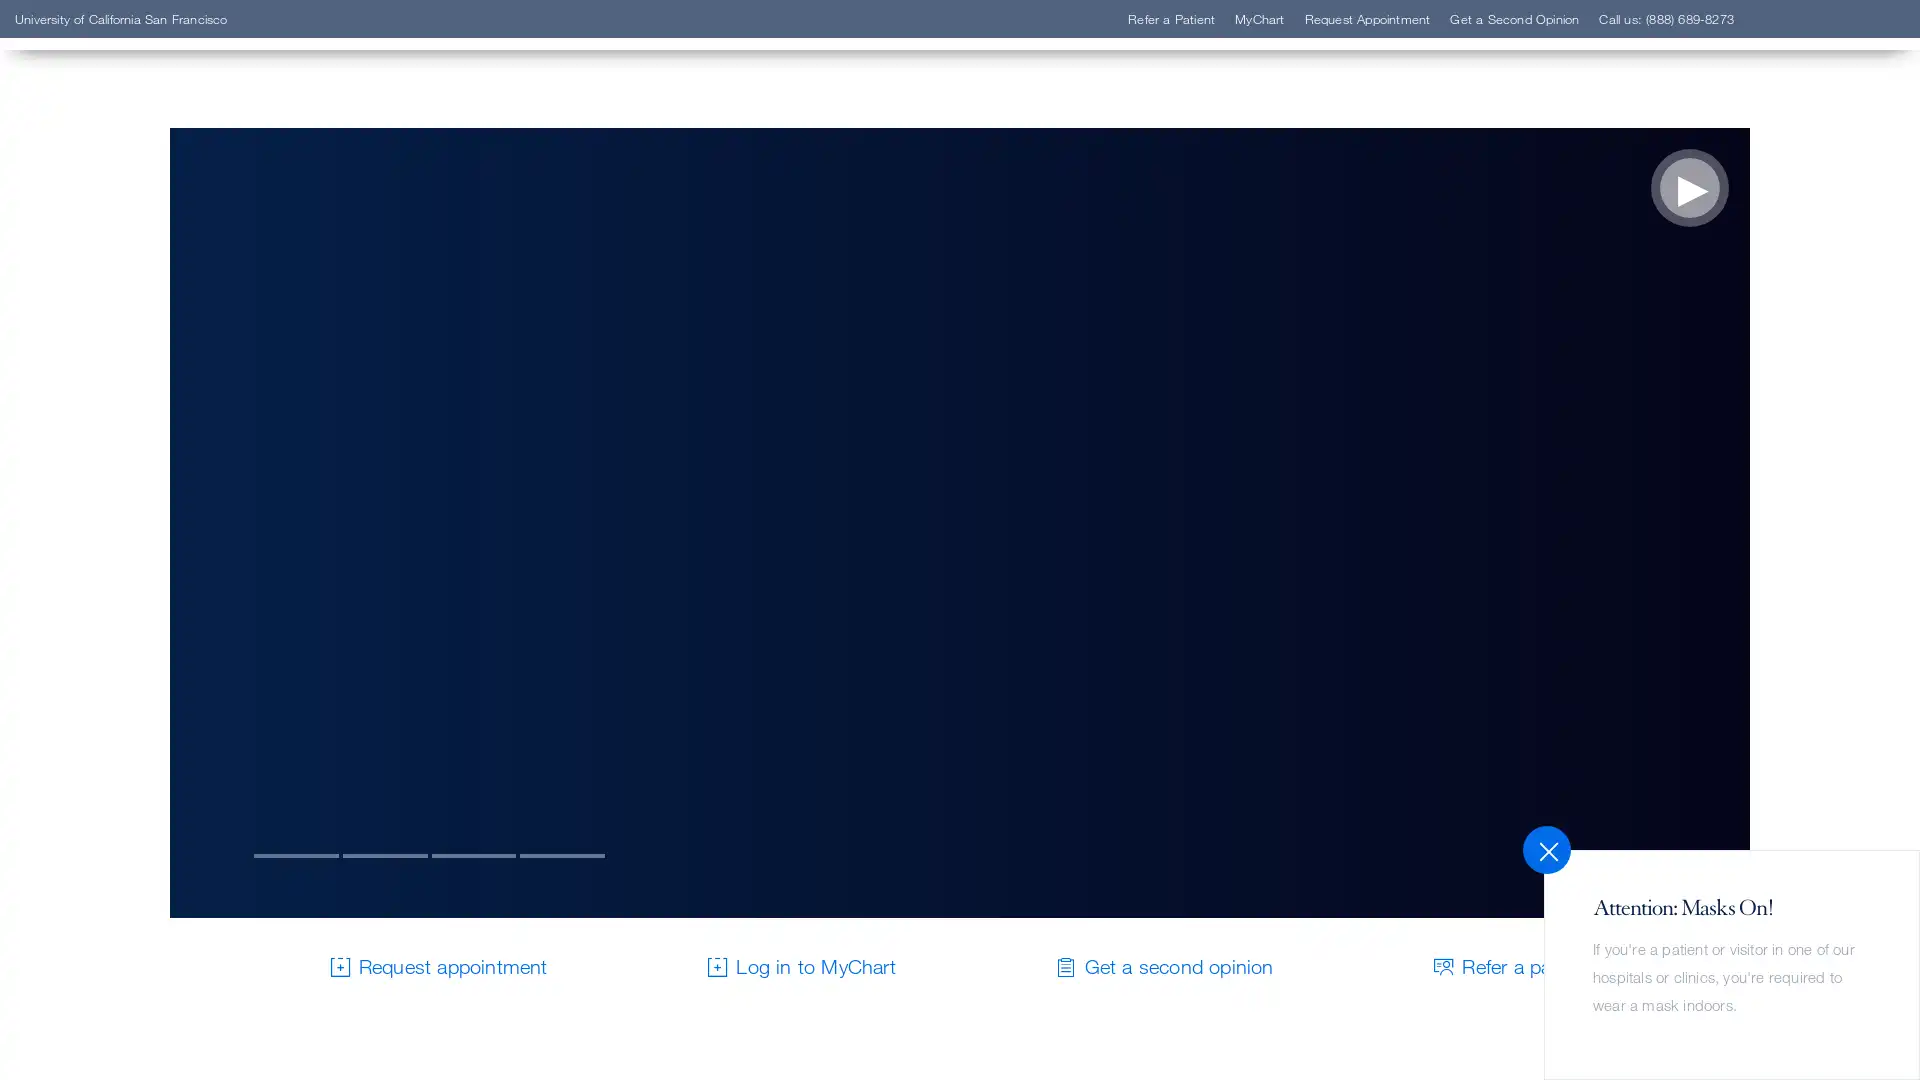  I want to click on Conditions, so click(126, 385).